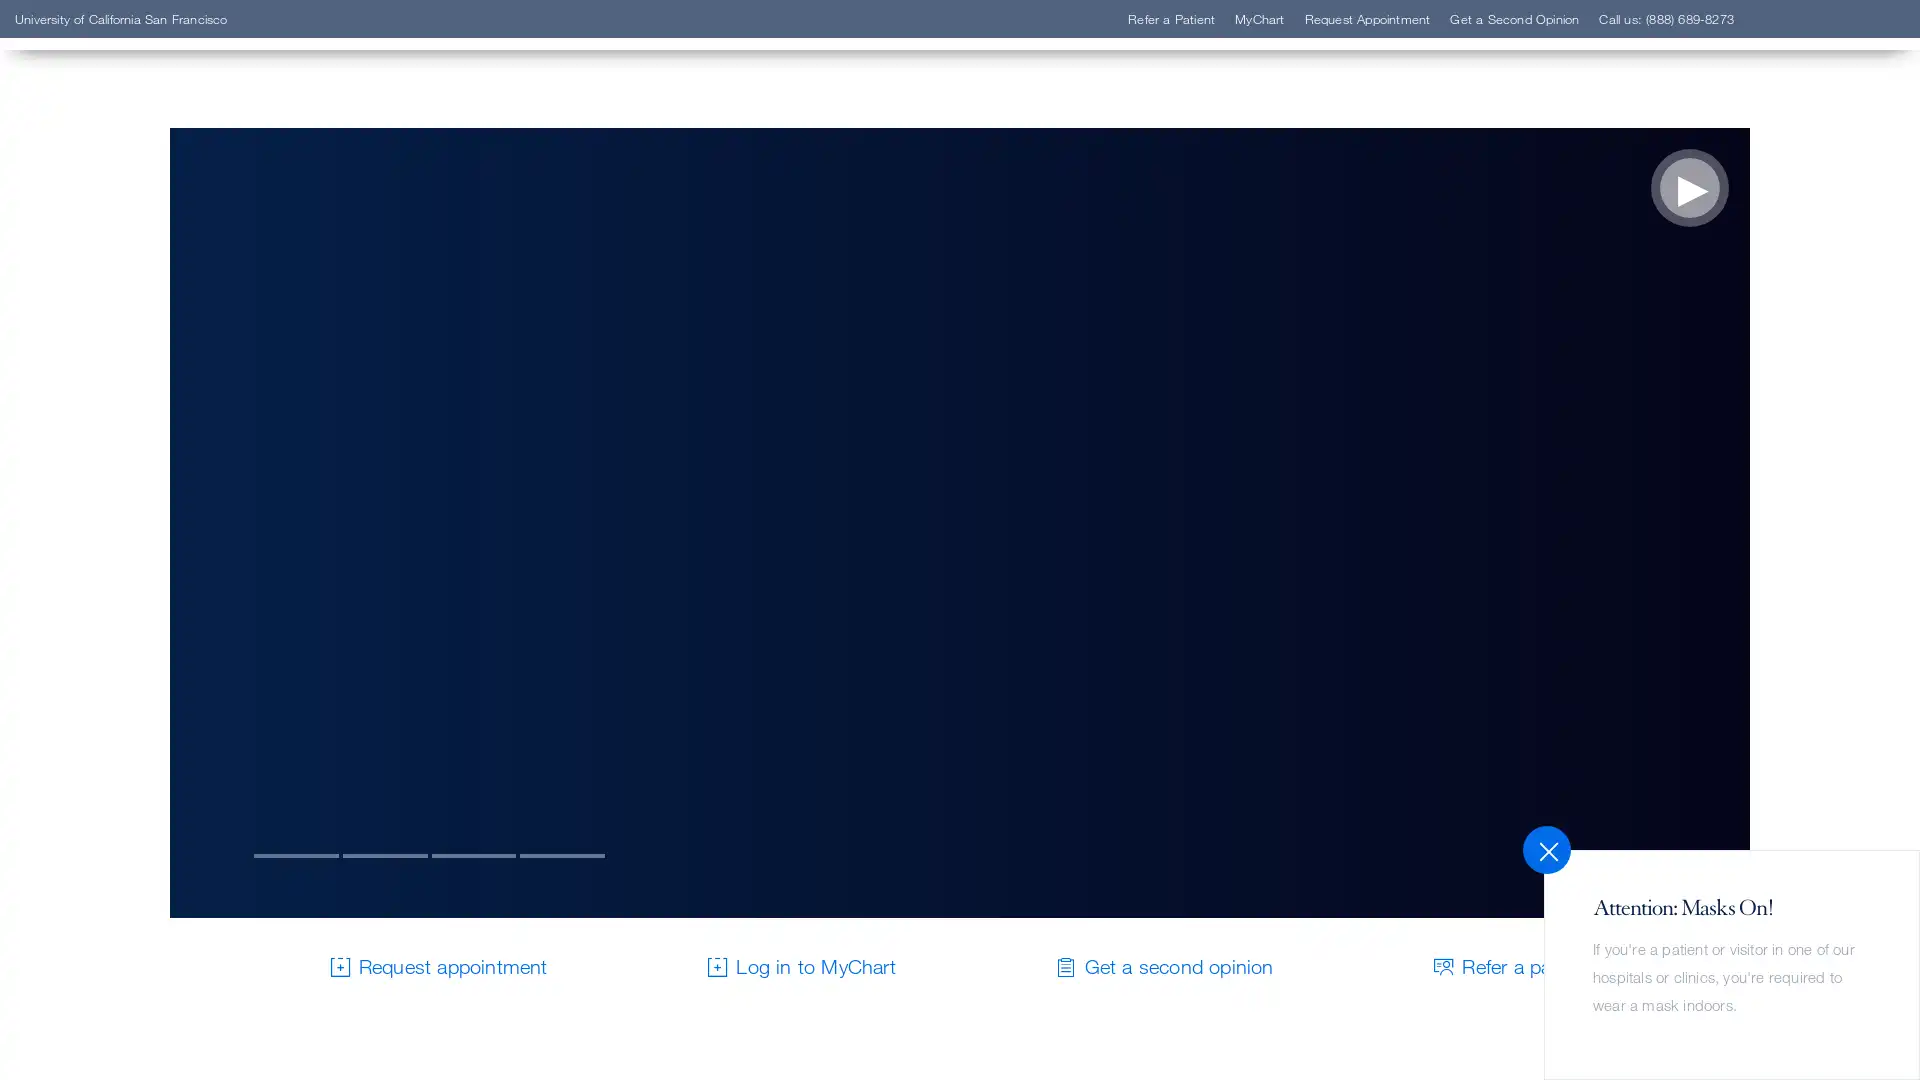  I want to click on Conditions, so click(126, 385).